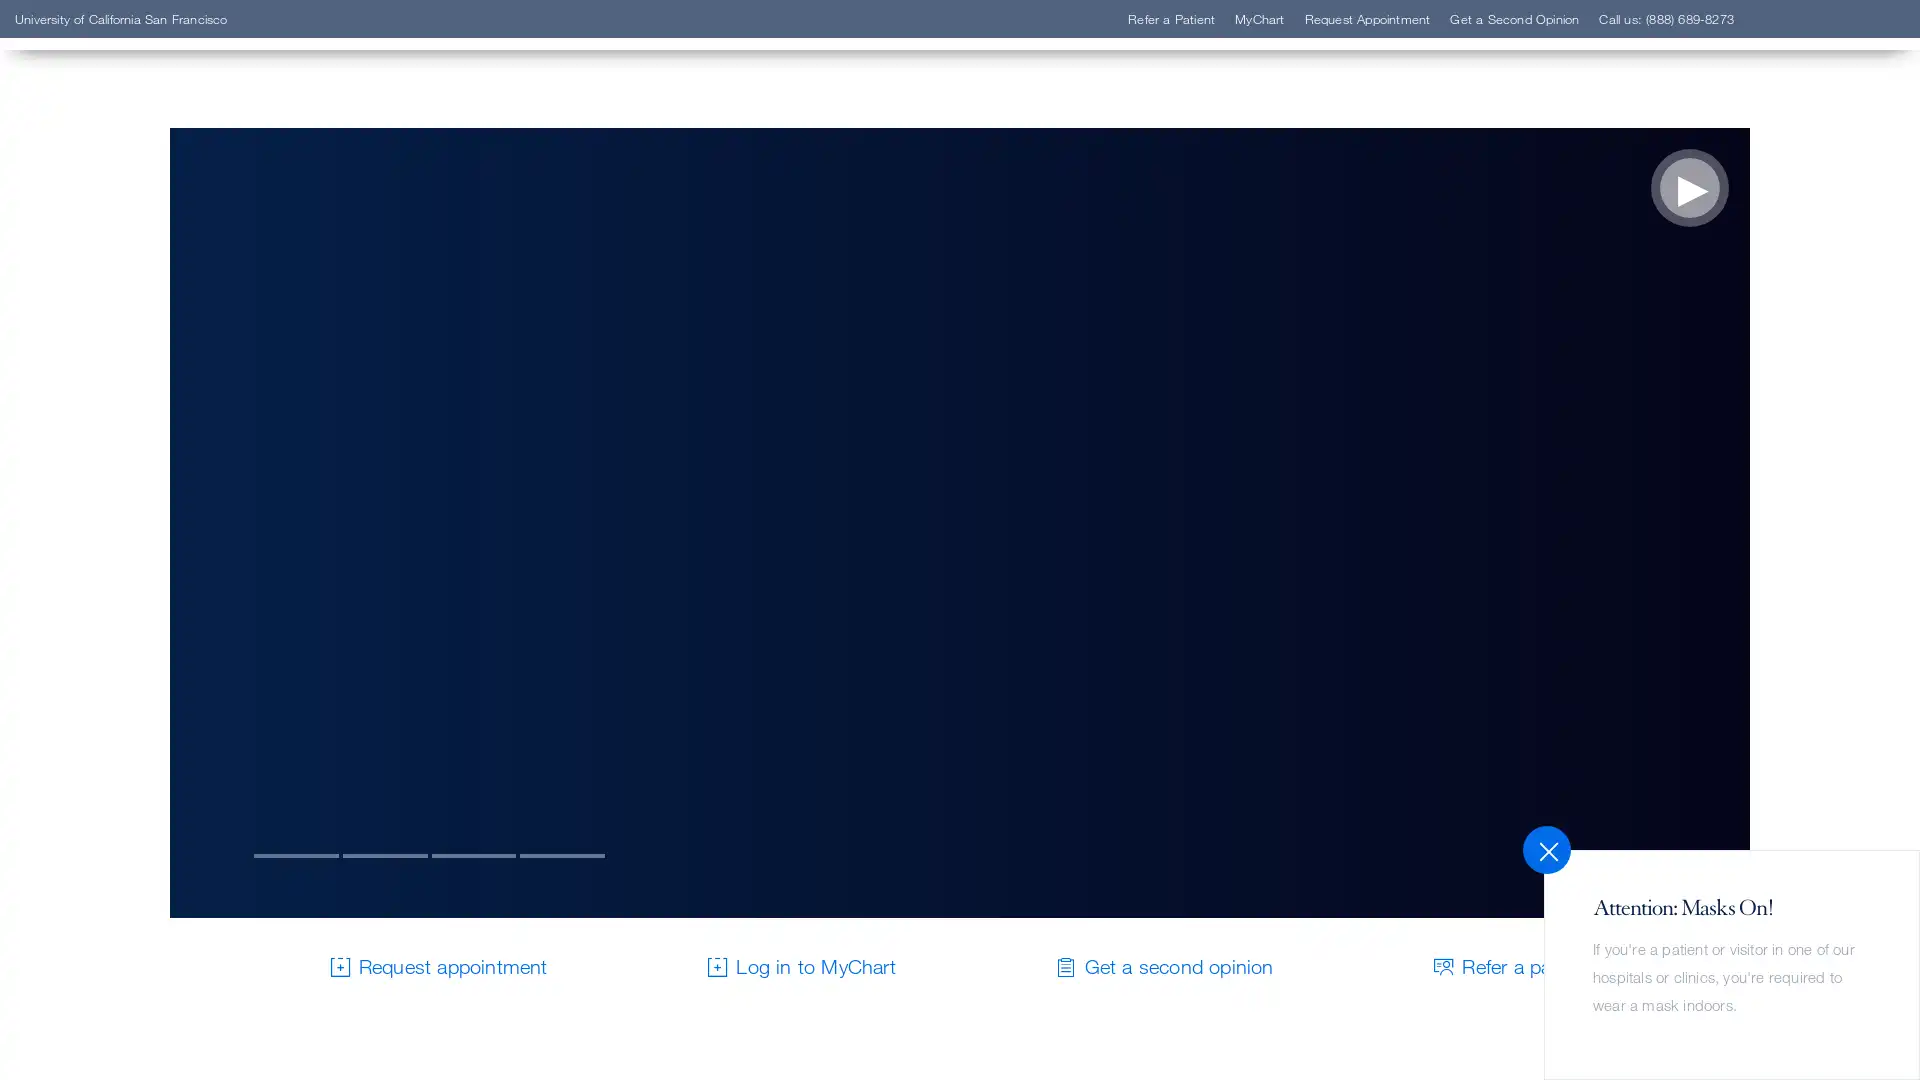  I want to click on Conditions, so click(126, 385).